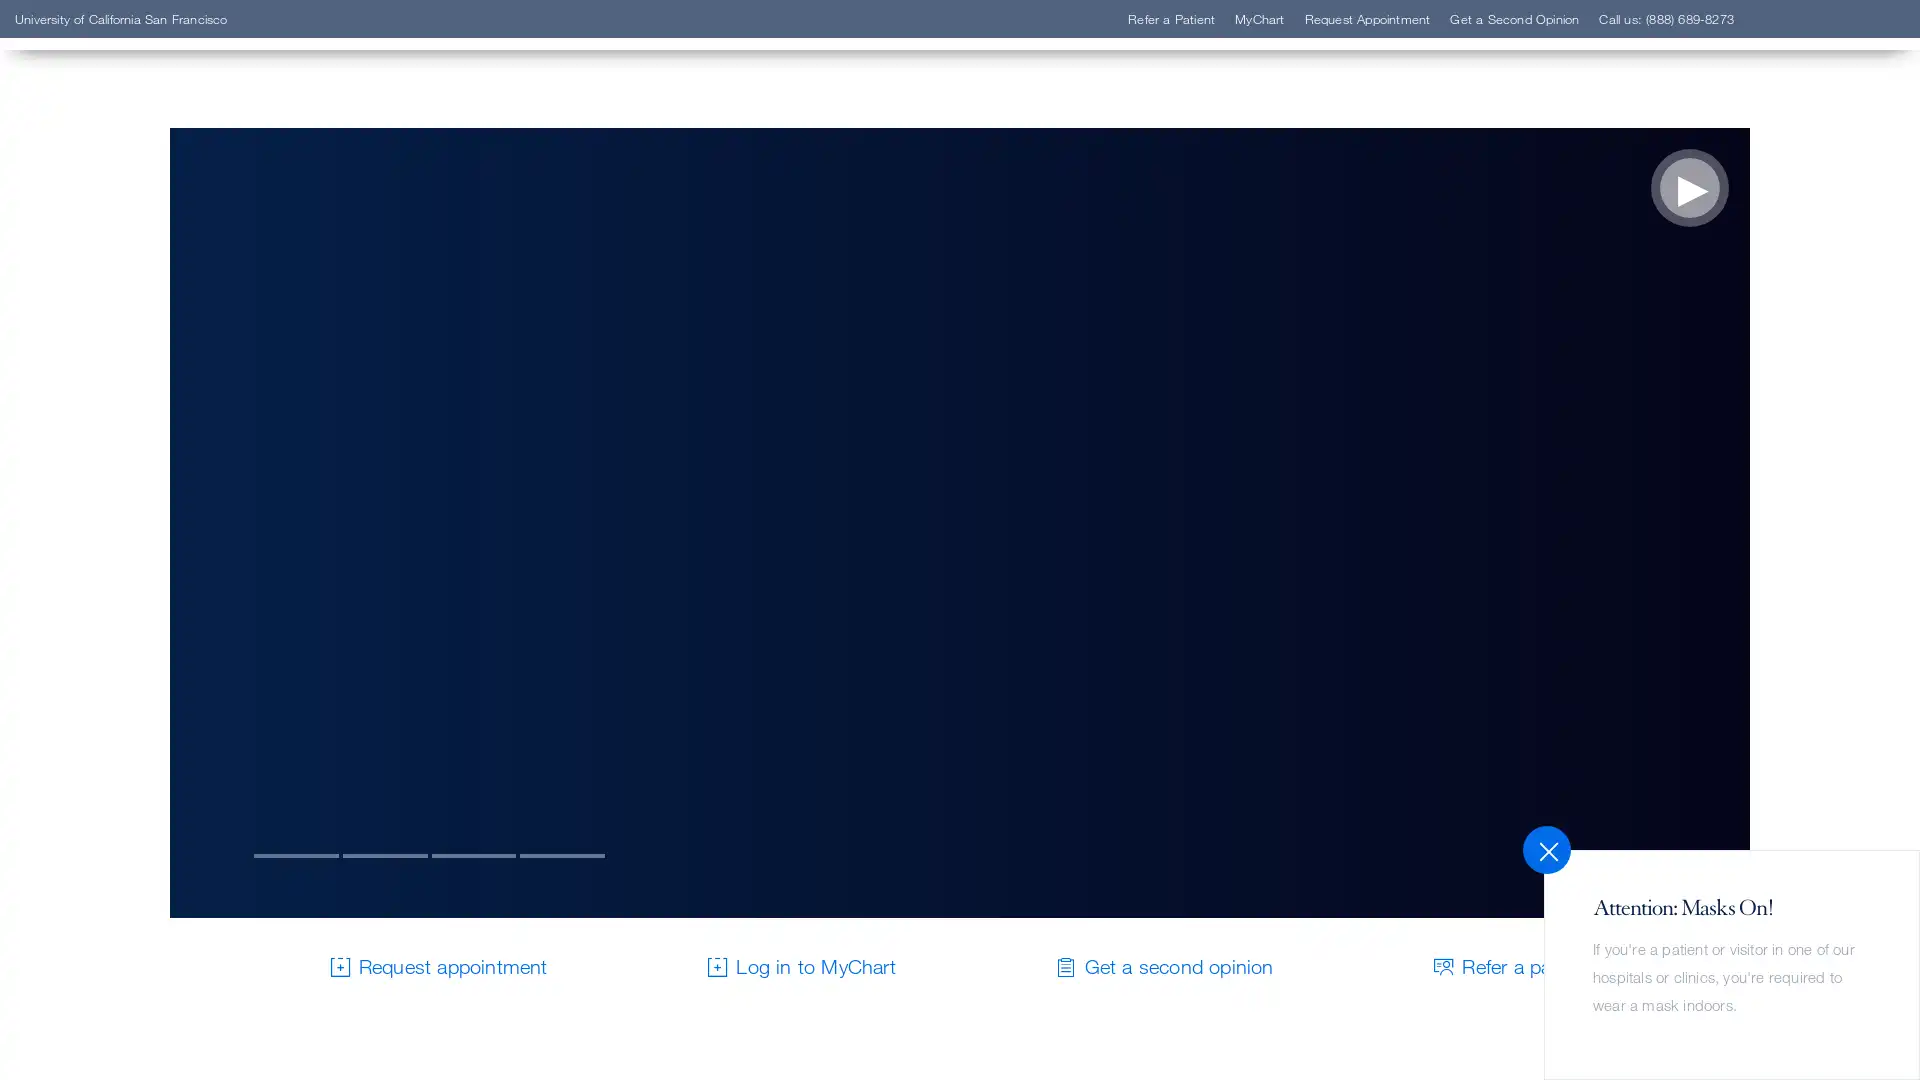  I want to click on Conditions, so click(126, 385).